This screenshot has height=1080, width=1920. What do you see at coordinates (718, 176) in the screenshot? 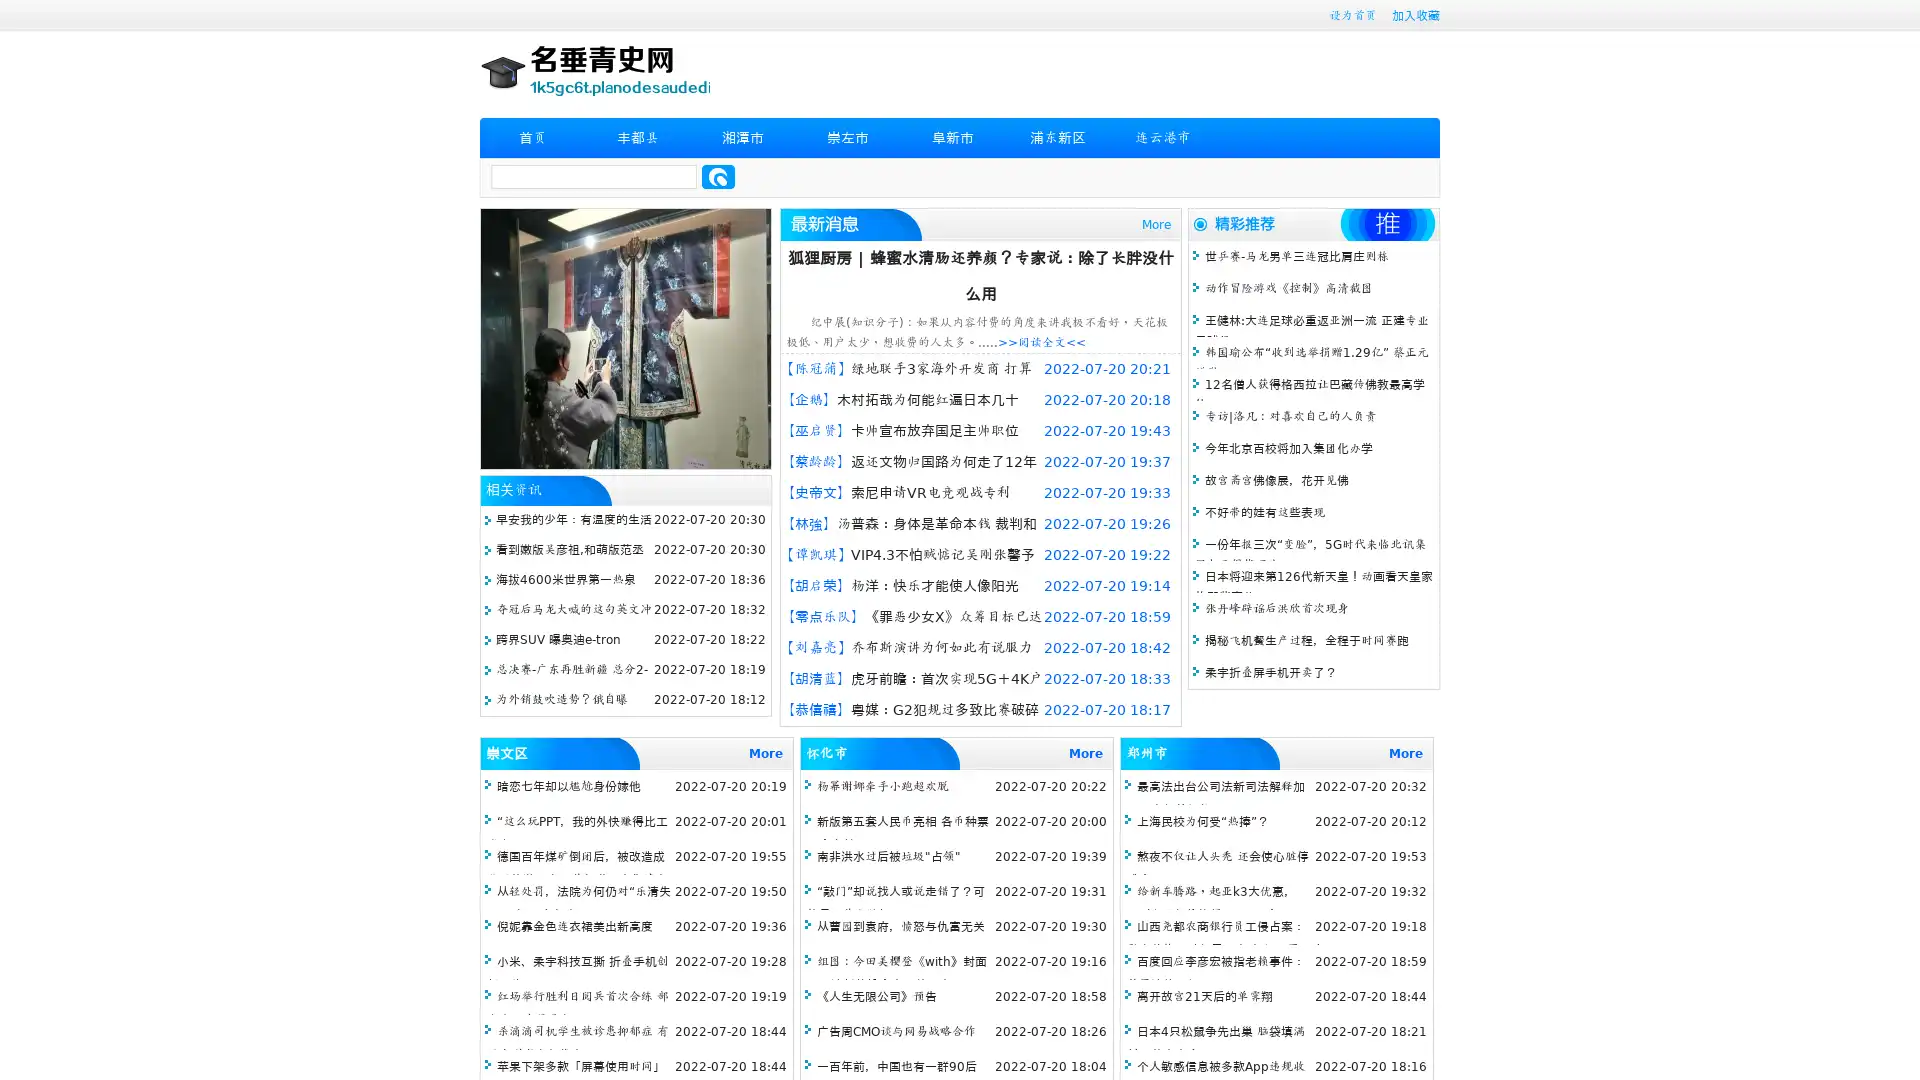
I see `Search` at bounding box center [718, 176].